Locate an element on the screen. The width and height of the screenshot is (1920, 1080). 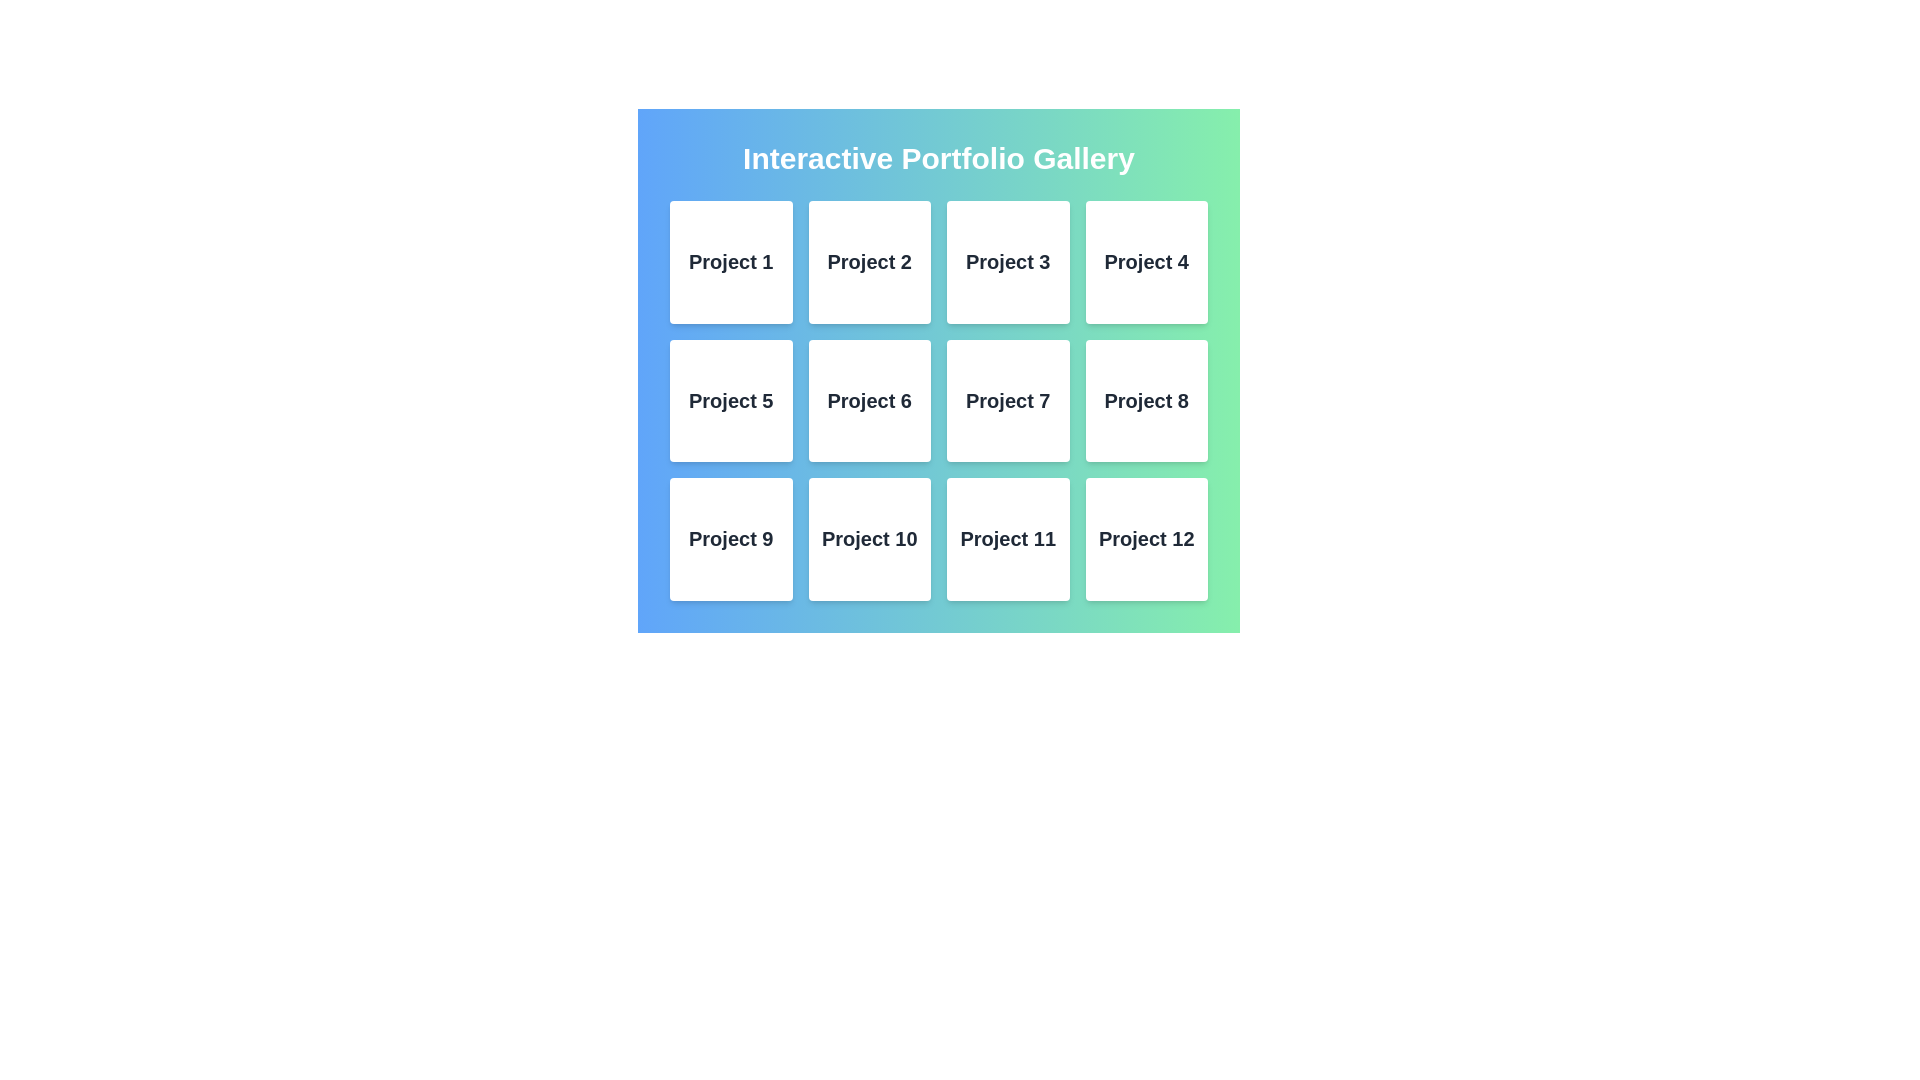
the share icon button located in the top-right corner of the 'Project 4' card is located at coordinates (1172, 261).